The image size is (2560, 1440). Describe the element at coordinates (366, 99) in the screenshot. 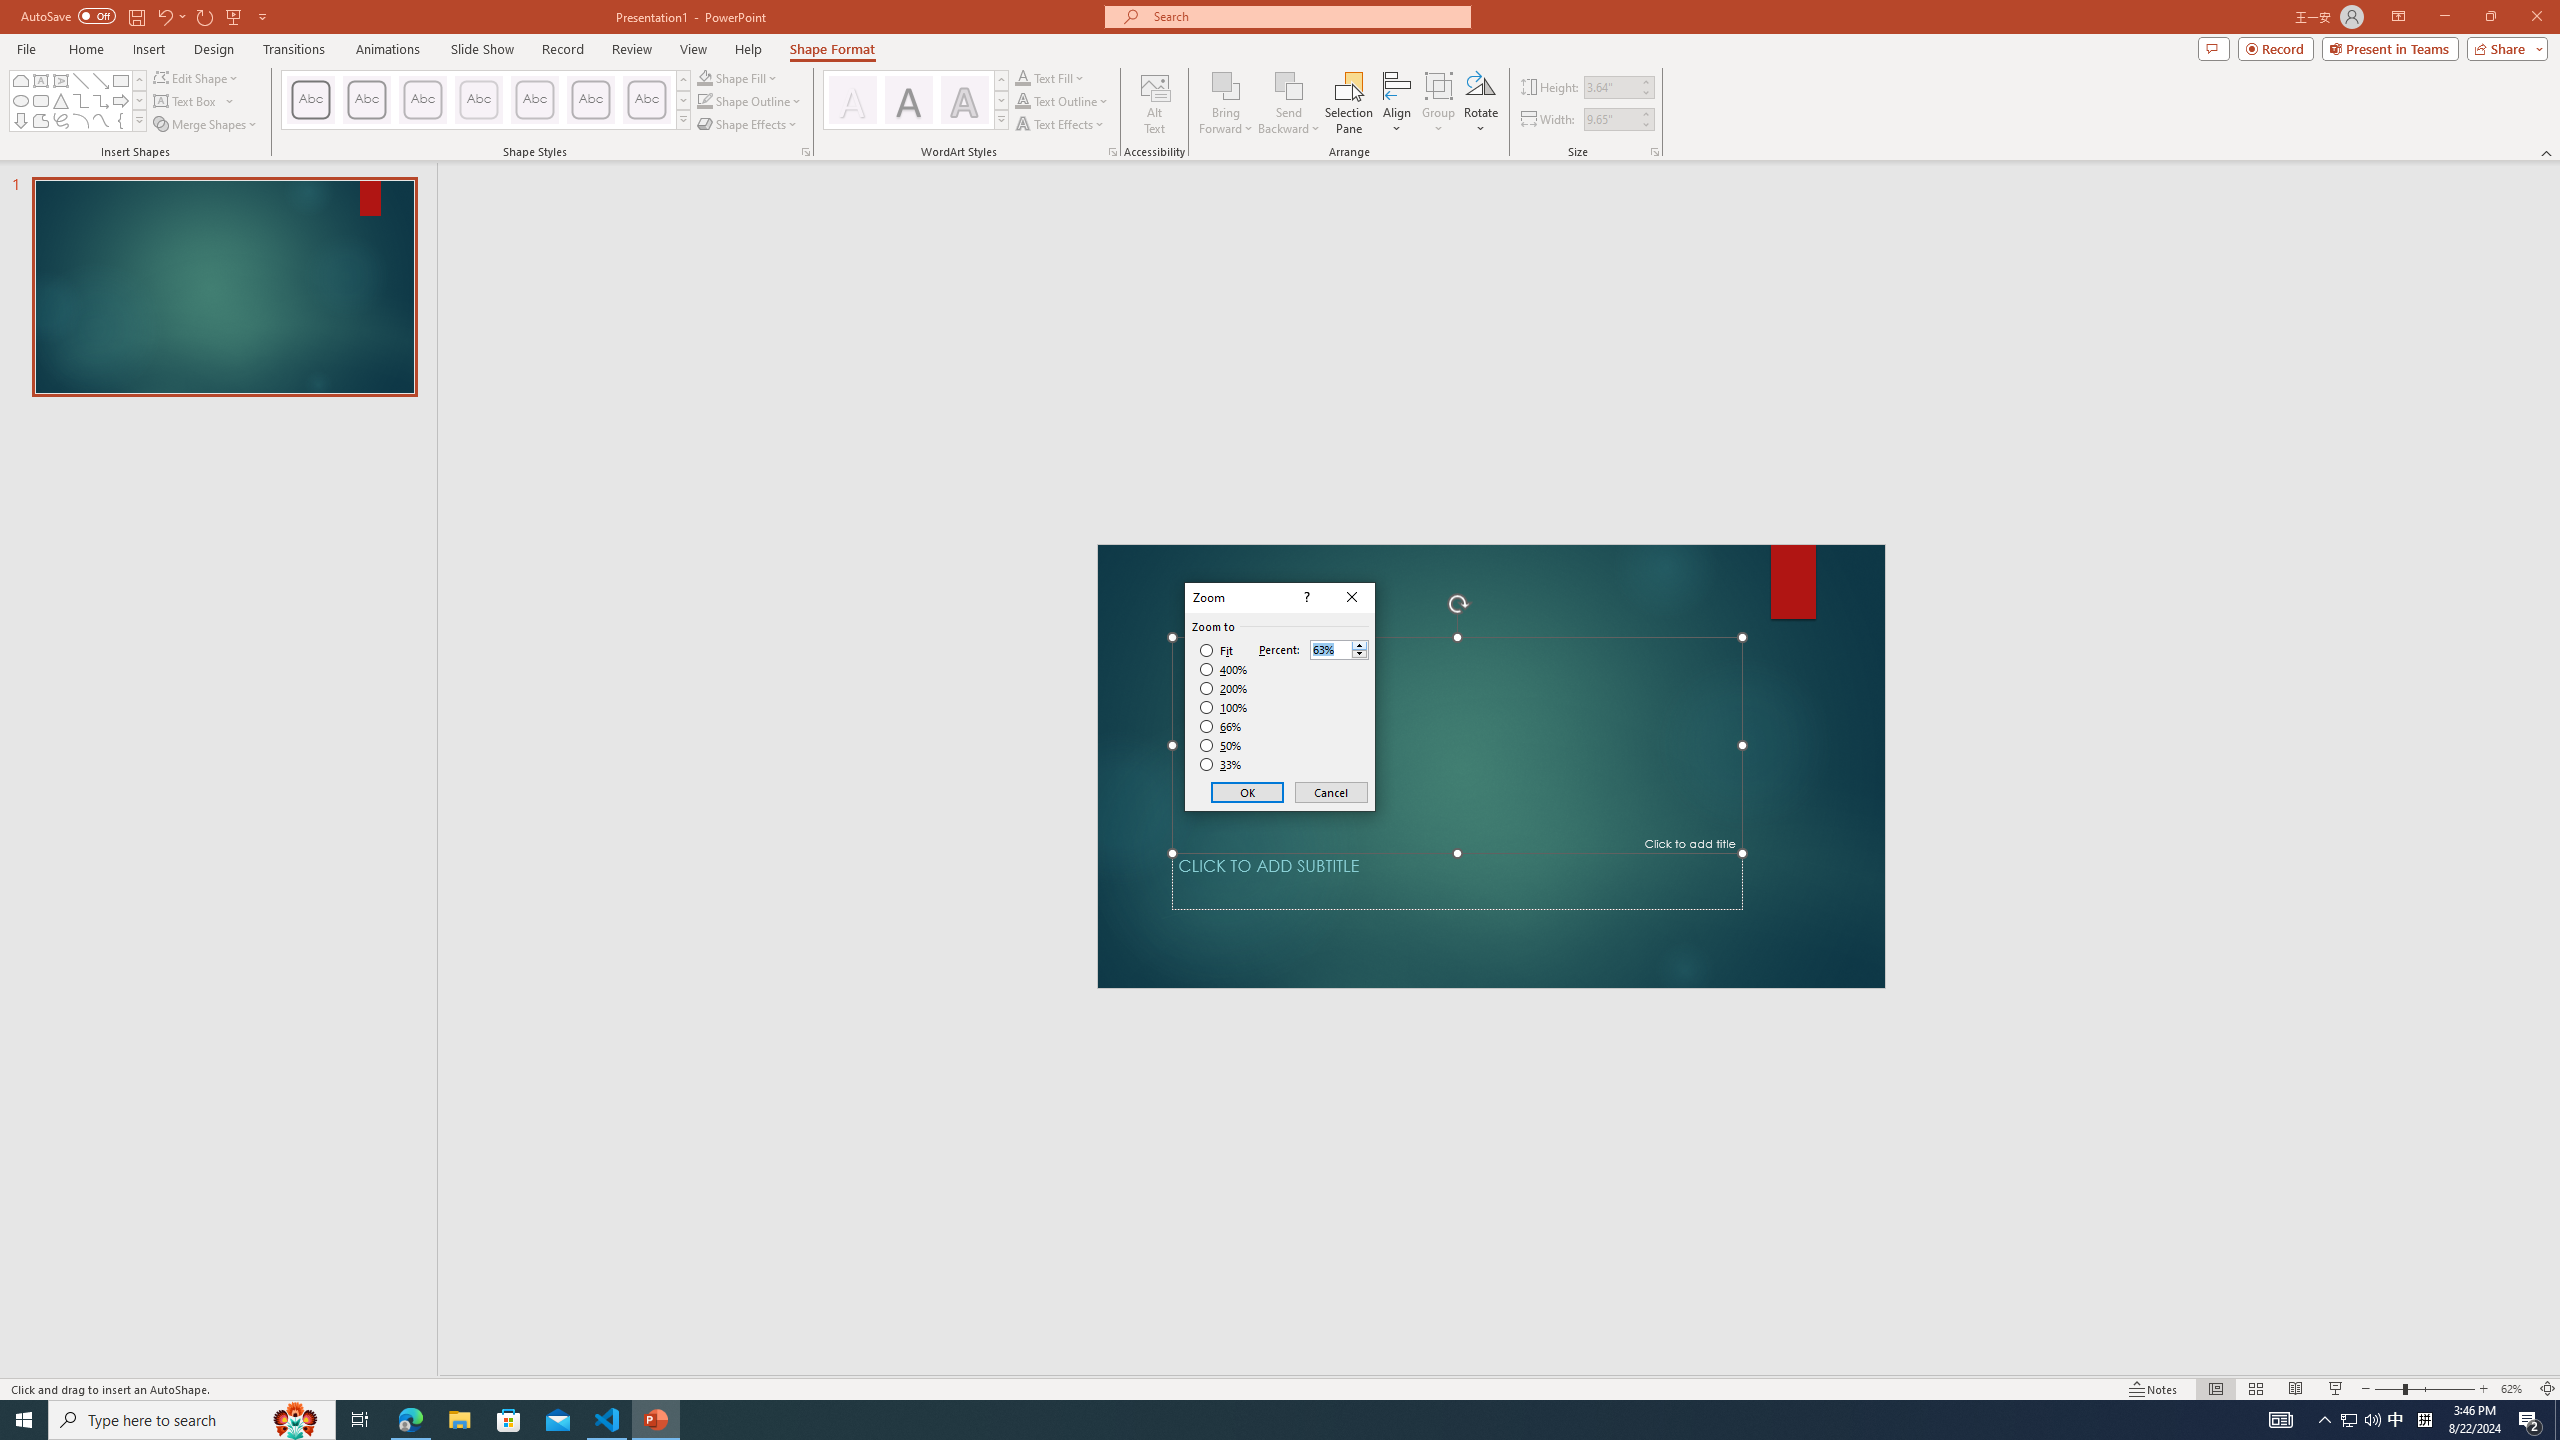

I see `'Colored Outline - Dark Red, Accent 1'` at that location.